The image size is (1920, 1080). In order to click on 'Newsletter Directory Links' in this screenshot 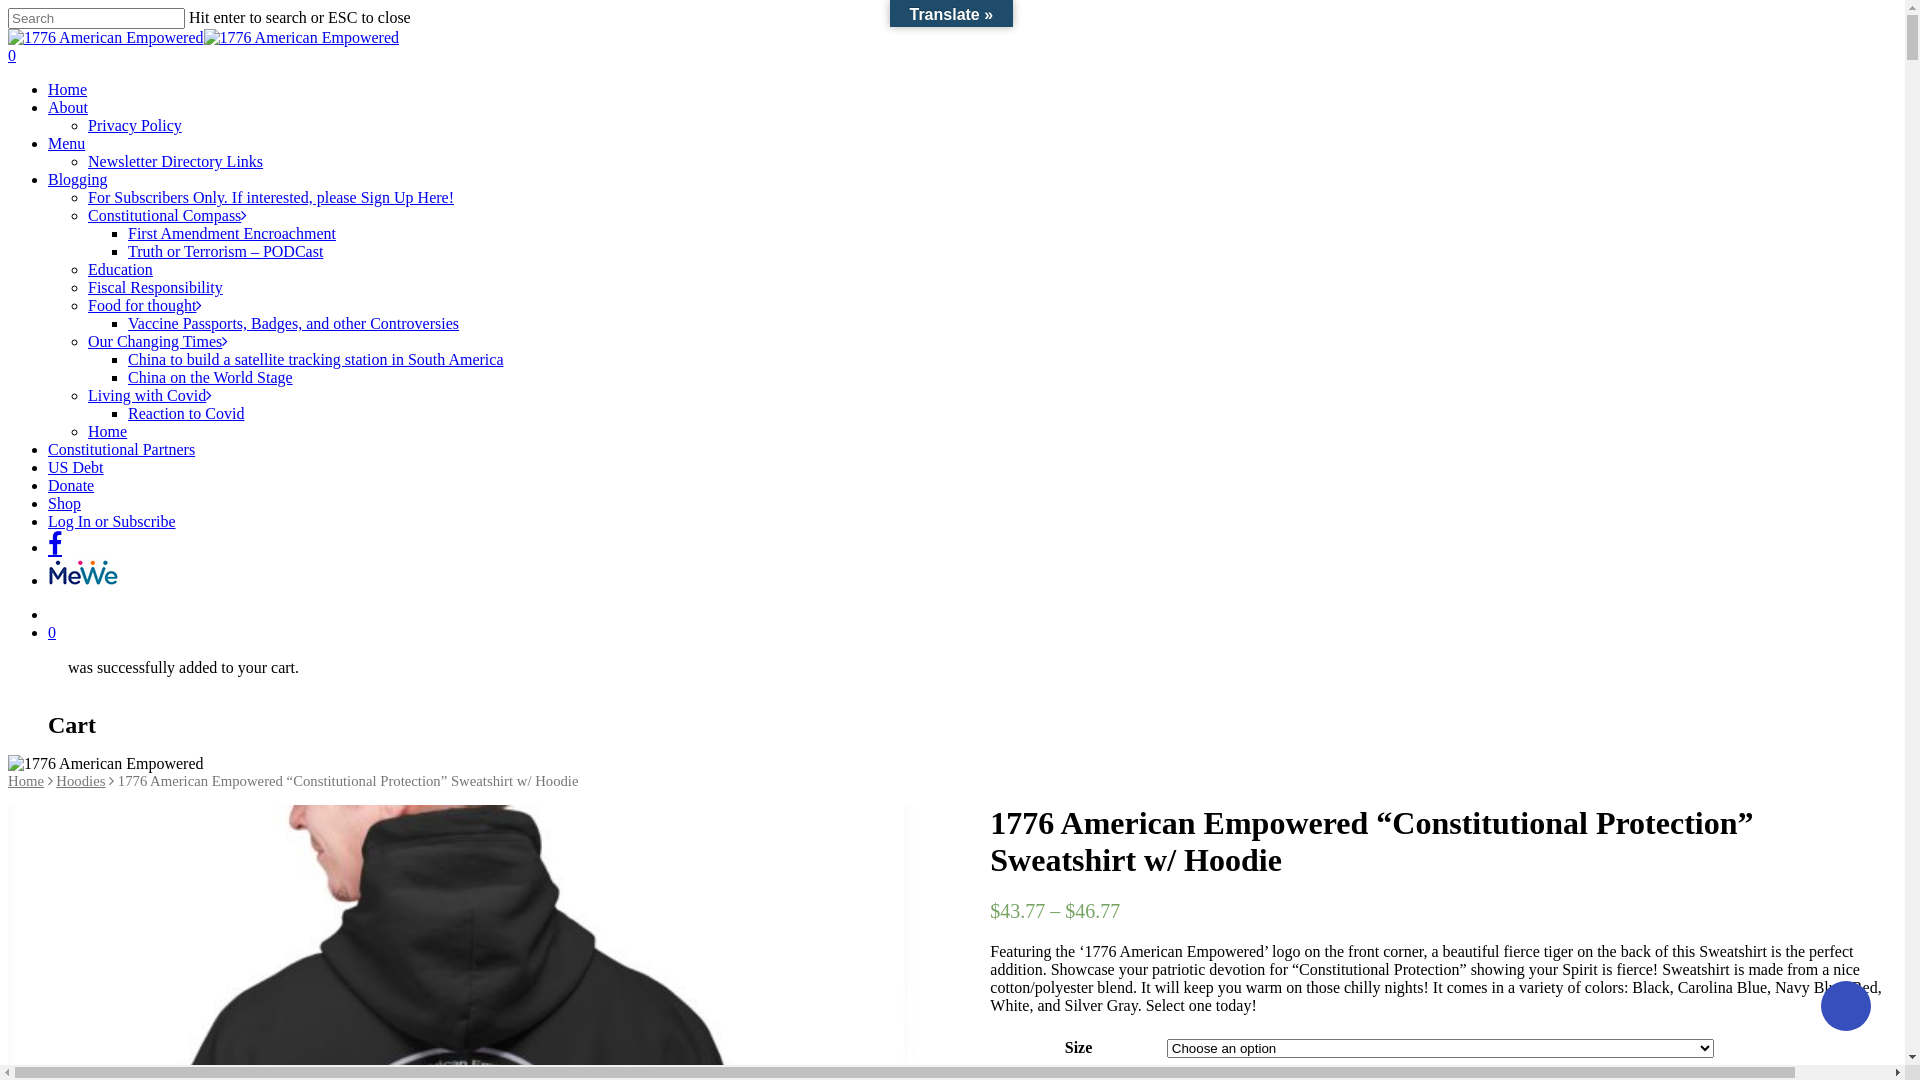, I will do `click(86, 160)`.